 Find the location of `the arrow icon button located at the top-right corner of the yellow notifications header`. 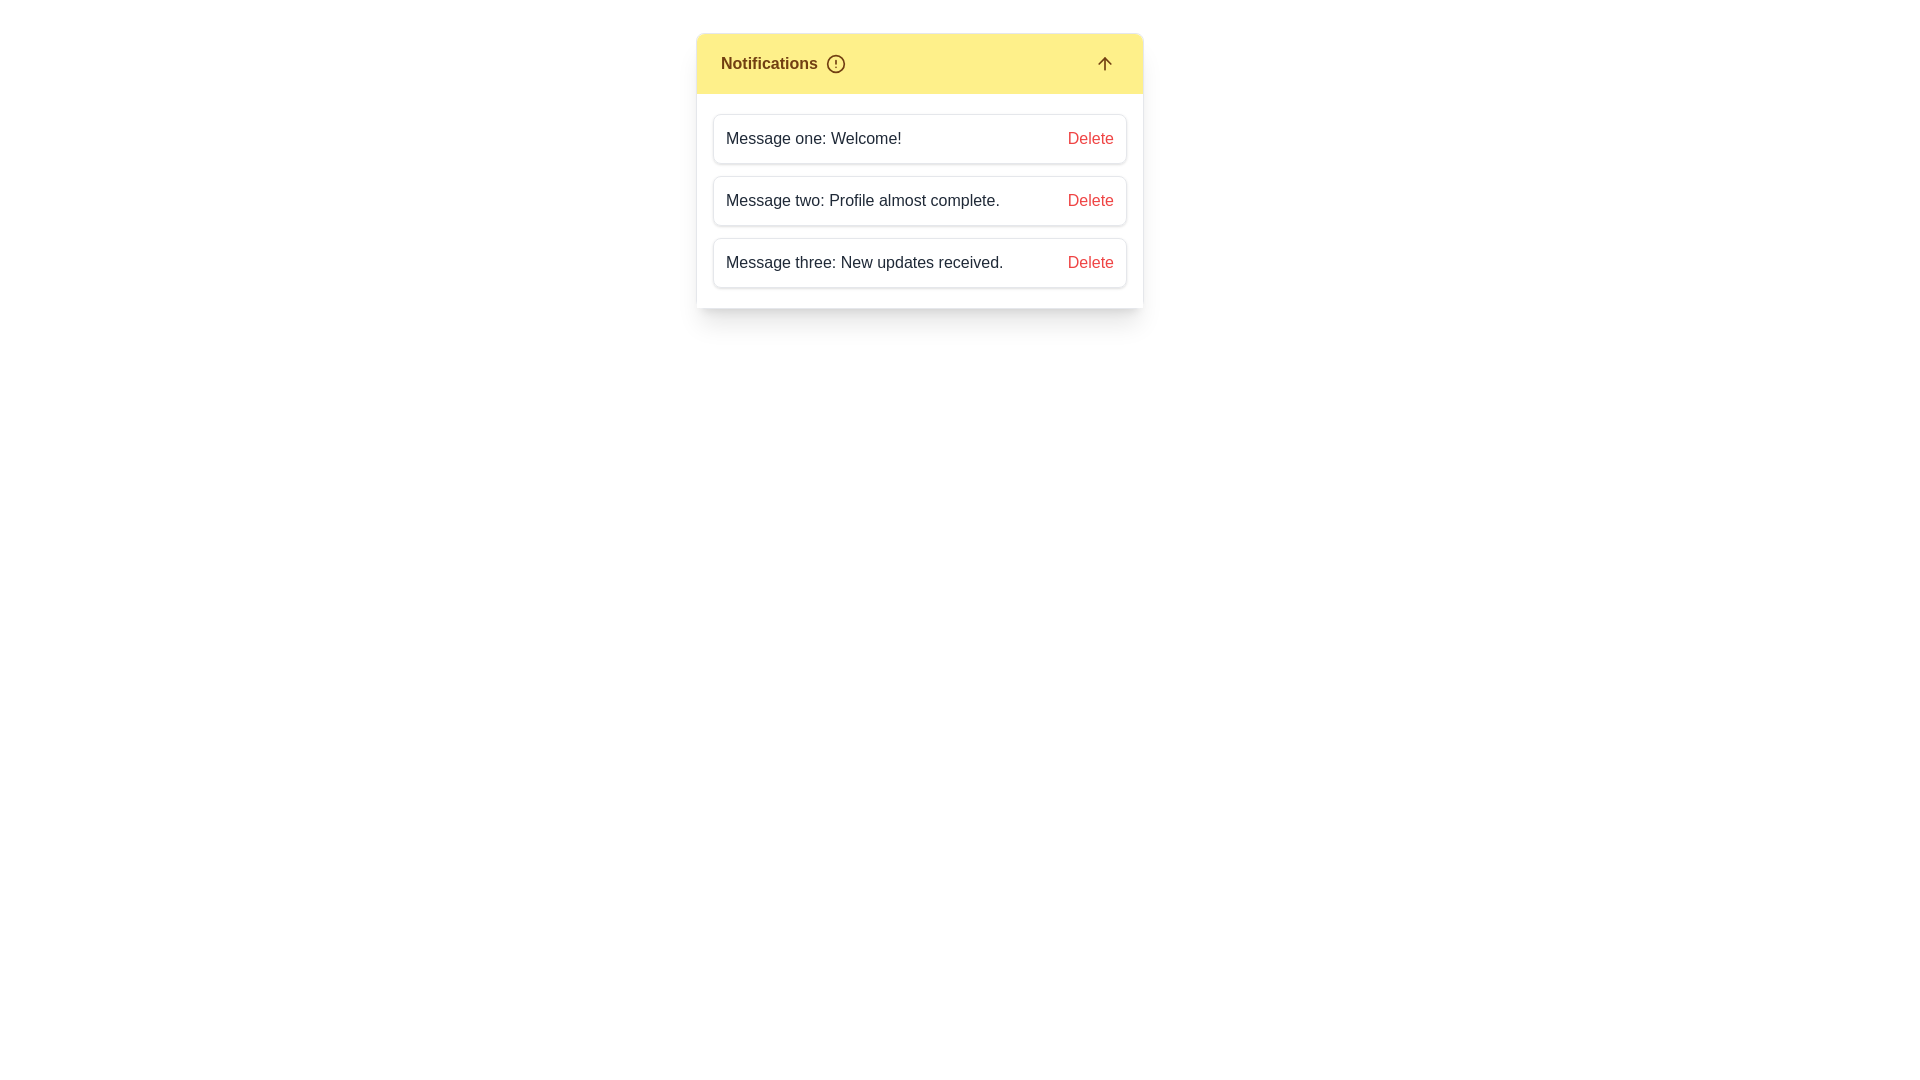

the arrow icon button located at the top-right corner of the yellow notifications header is located at coordinates (1103, 63).